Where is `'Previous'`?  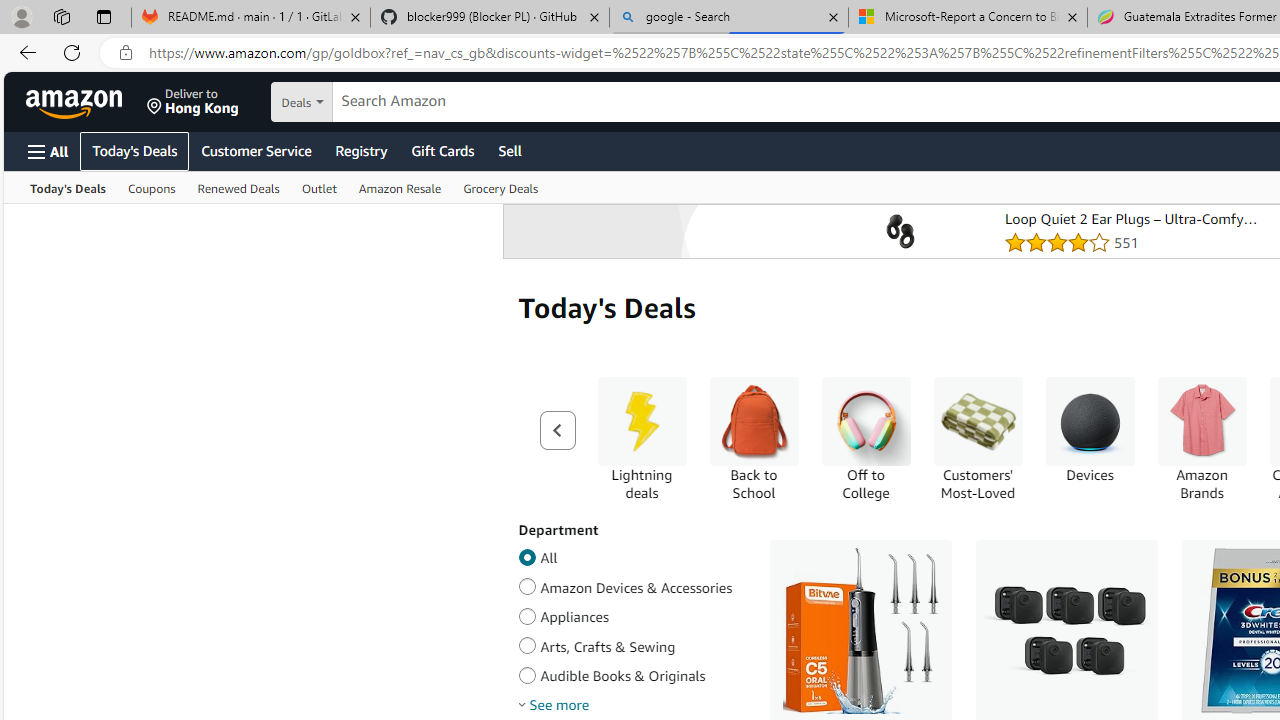 'Previous' is located at coordinates (557, 428).